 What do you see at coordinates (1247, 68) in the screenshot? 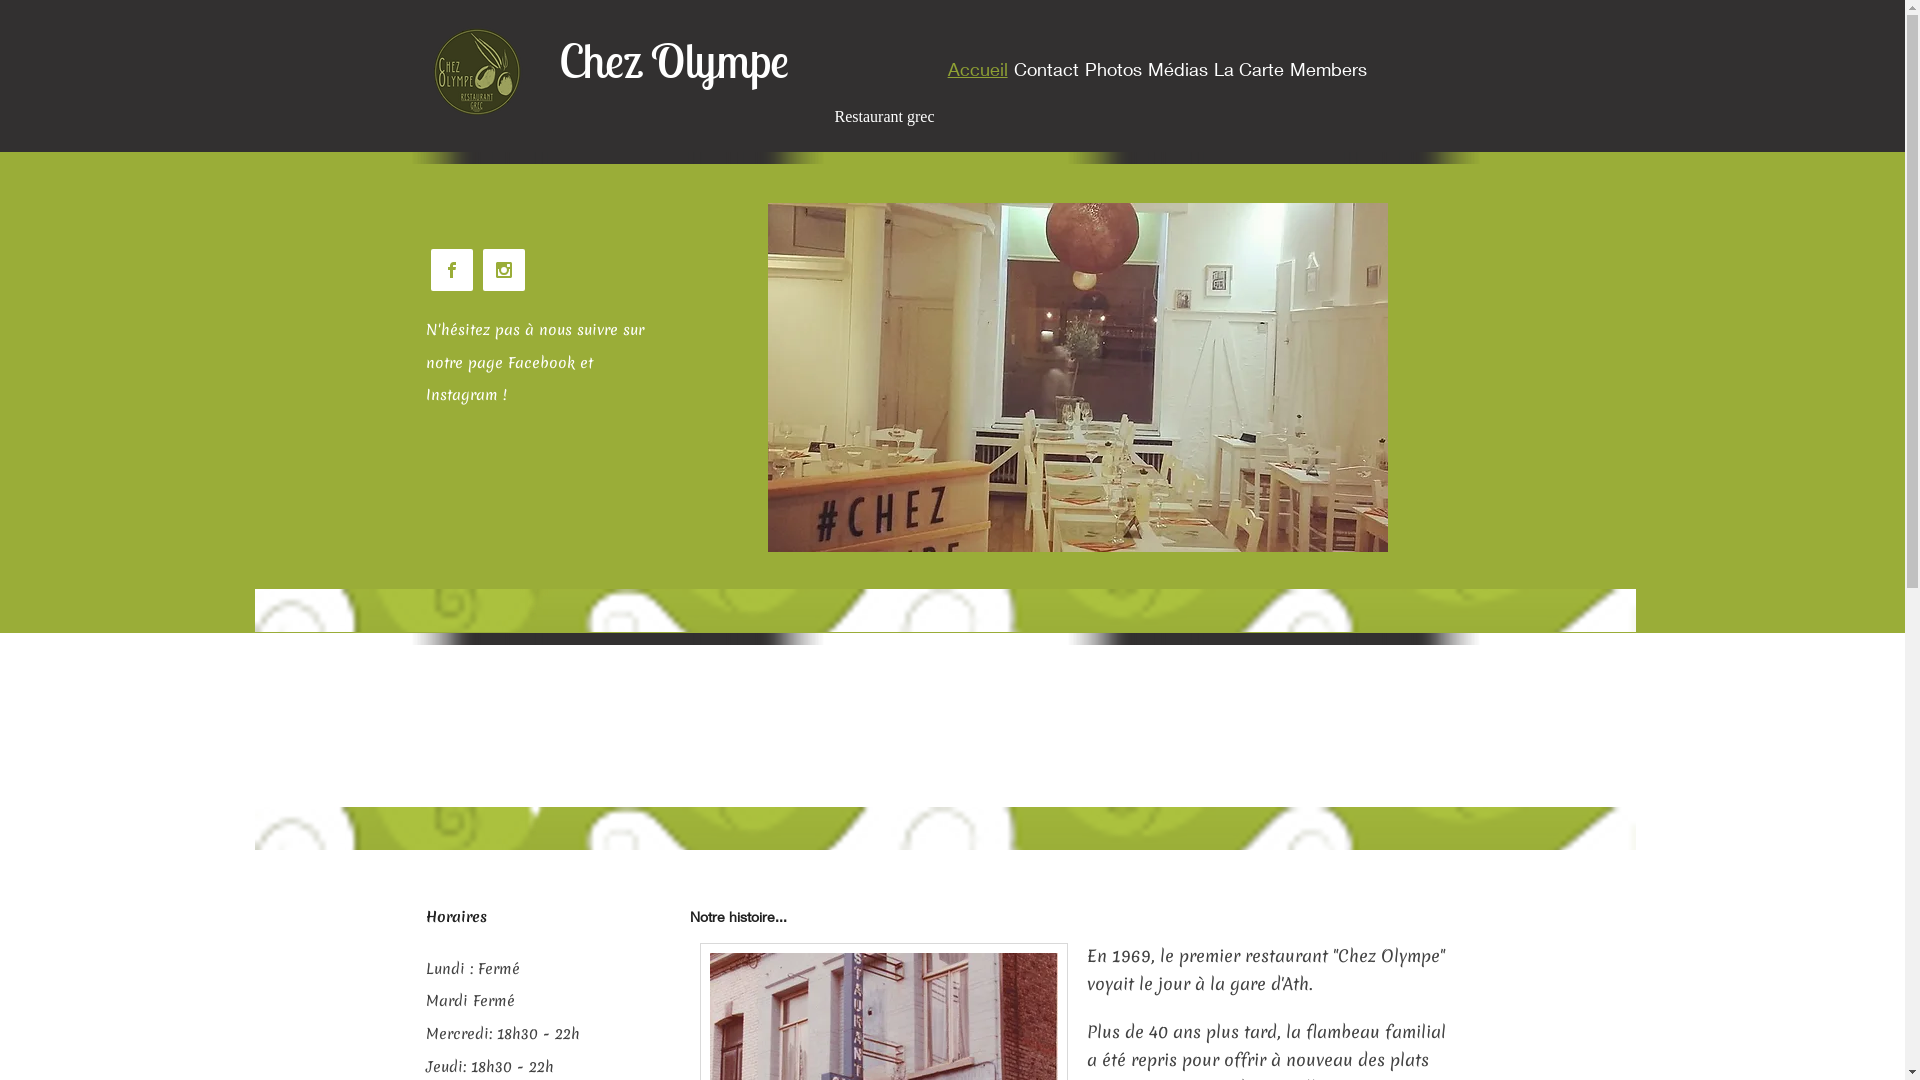
I see `'La Carte'` at bounding box center [1247, 68].